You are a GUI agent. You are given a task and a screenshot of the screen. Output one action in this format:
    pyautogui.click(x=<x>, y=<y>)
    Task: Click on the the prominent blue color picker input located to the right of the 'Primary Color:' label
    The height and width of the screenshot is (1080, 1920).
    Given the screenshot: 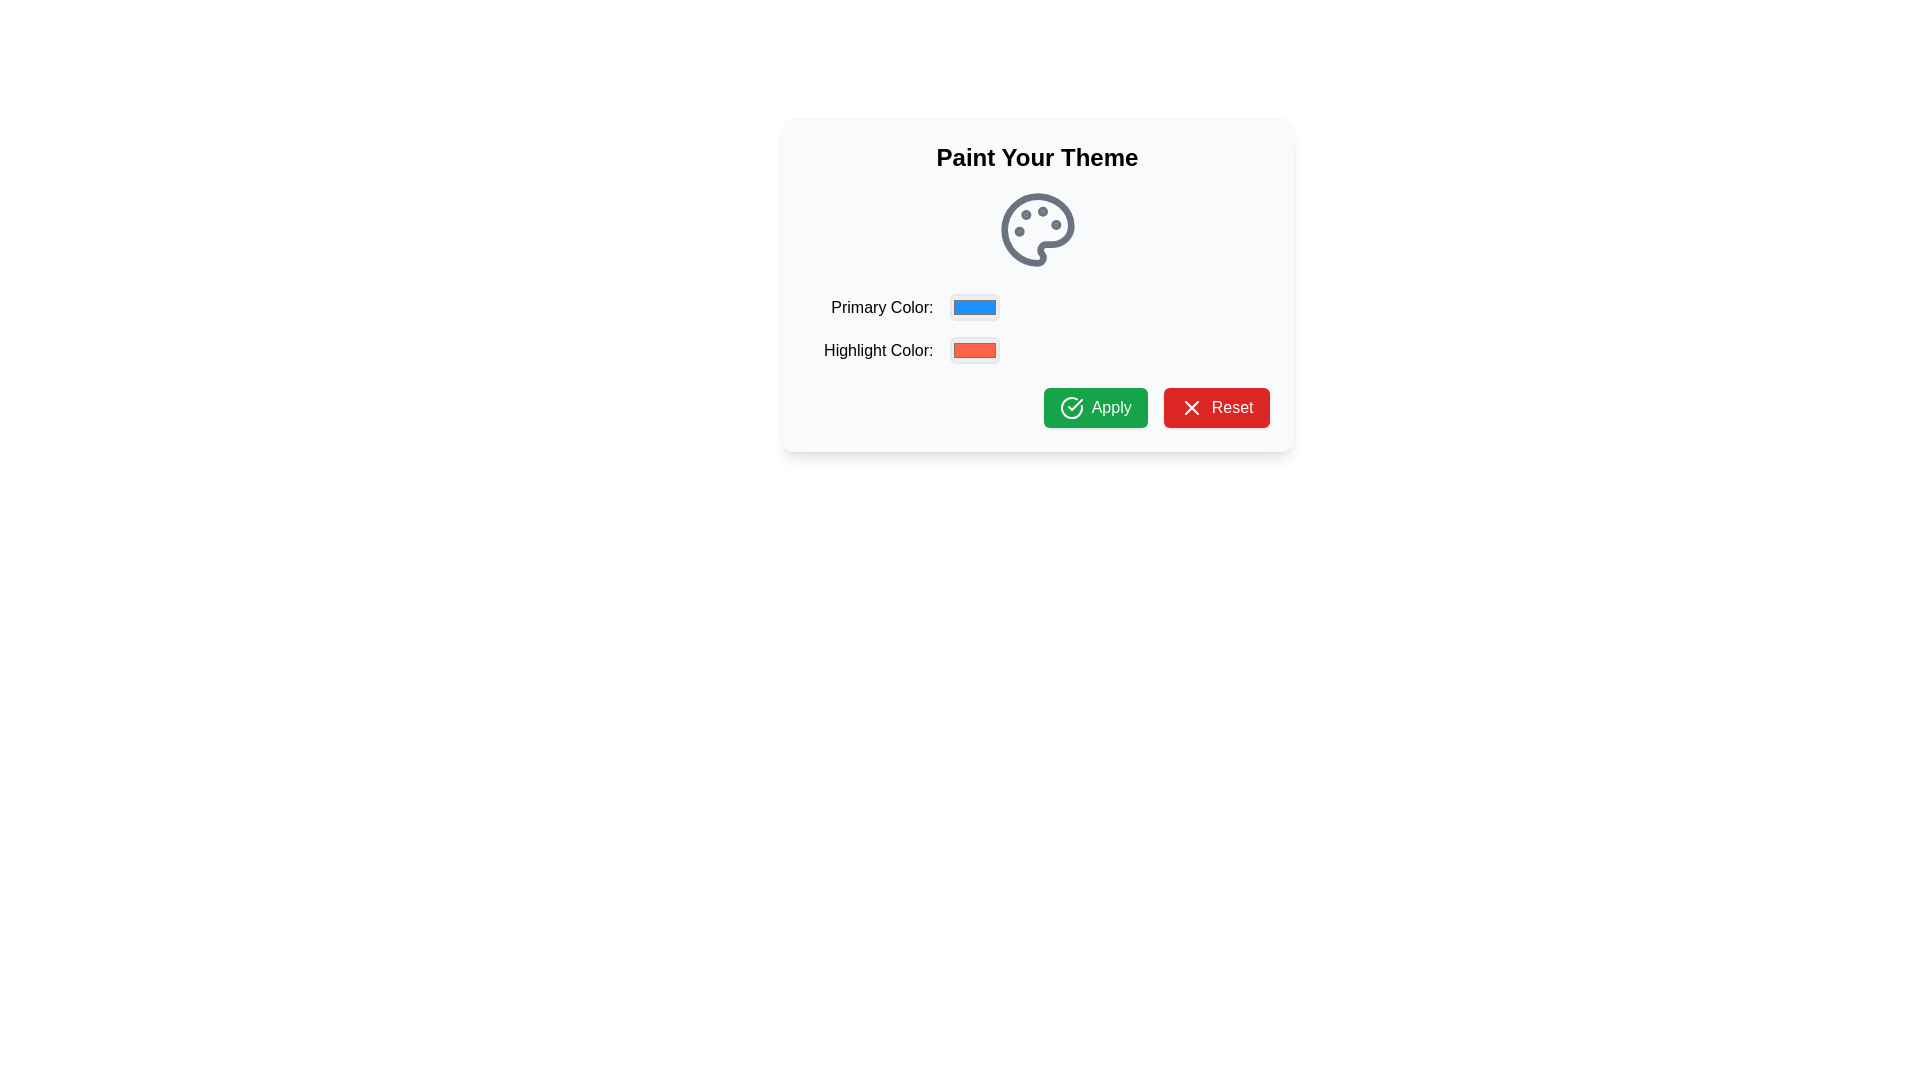 What is the action you would take?
    pyautogui.click(x=974, y=307)
    